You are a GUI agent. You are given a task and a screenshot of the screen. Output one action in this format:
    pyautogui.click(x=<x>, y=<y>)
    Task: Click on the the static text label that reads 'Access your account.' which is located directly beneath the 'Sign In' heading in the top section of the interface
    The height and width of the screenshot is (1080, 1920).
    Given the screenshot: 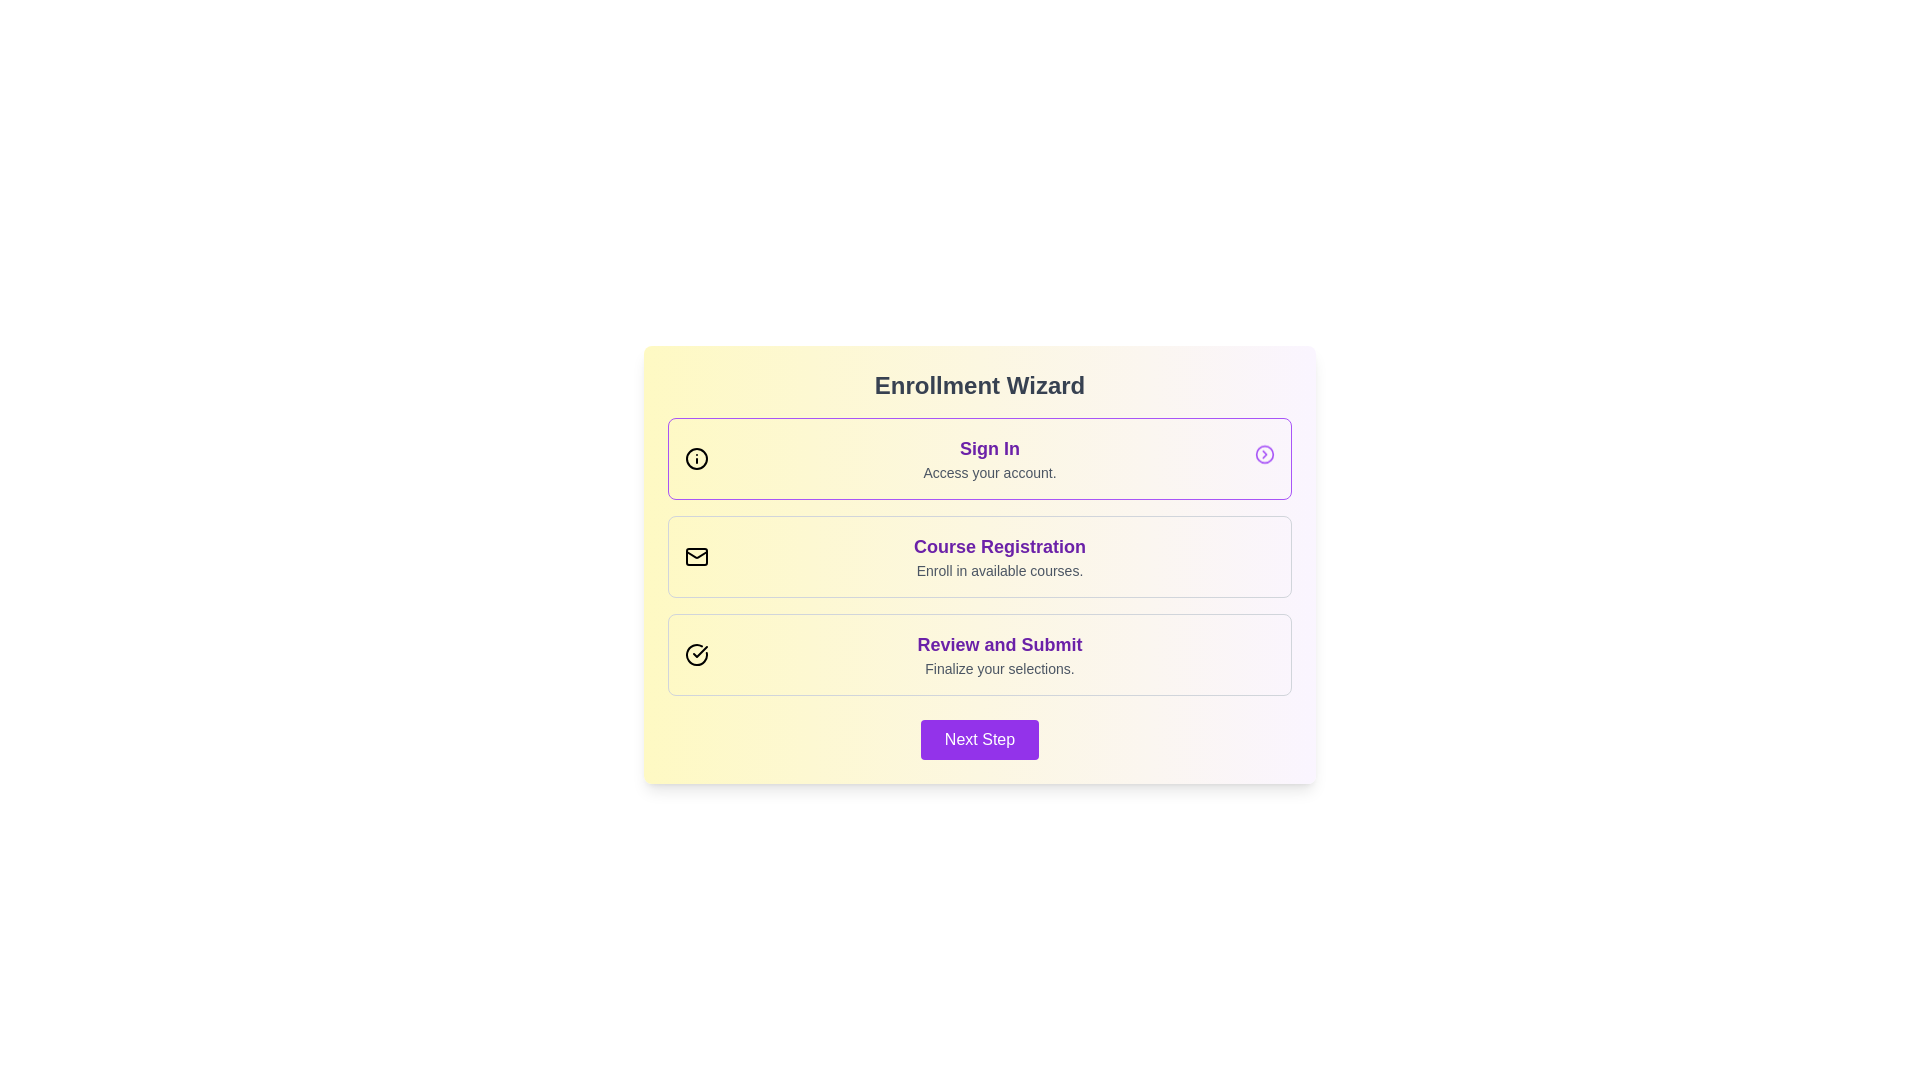 What is the action you would take?
    pyautogui.click(x=989, y=473)
    